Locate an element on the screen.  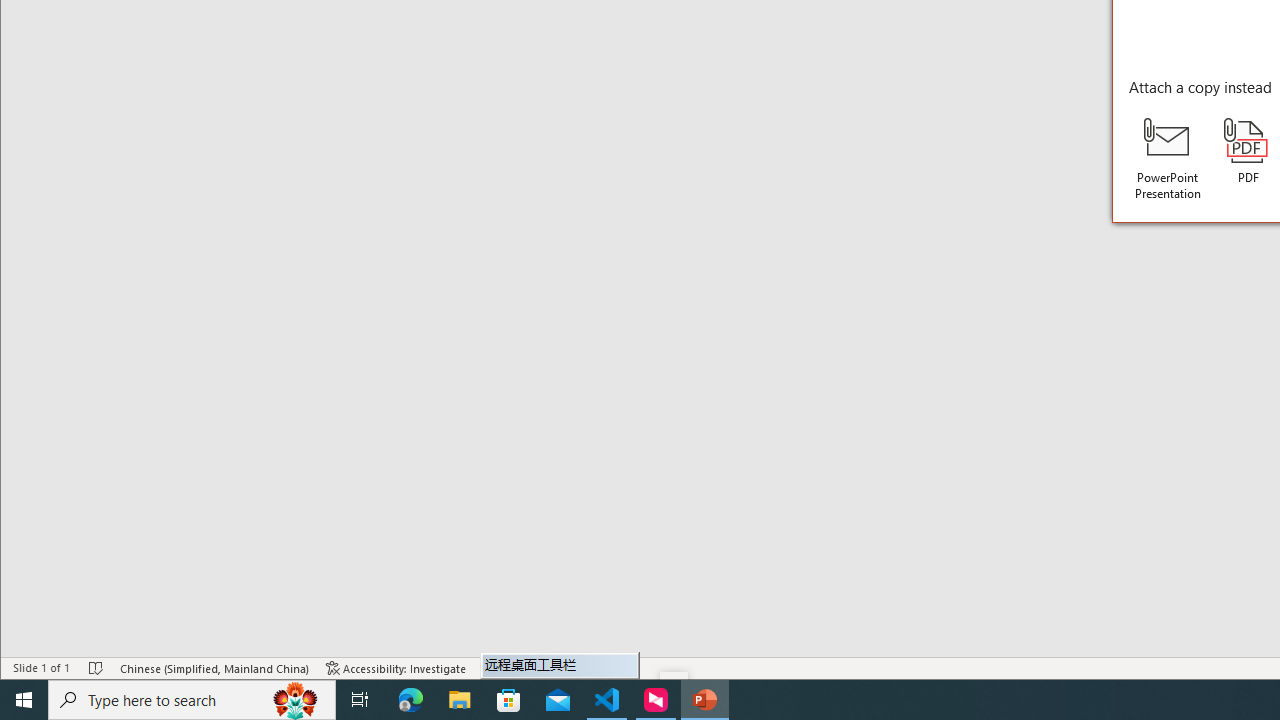
'Search highlights icon opens search home window' is located at coordinates (294, 698).